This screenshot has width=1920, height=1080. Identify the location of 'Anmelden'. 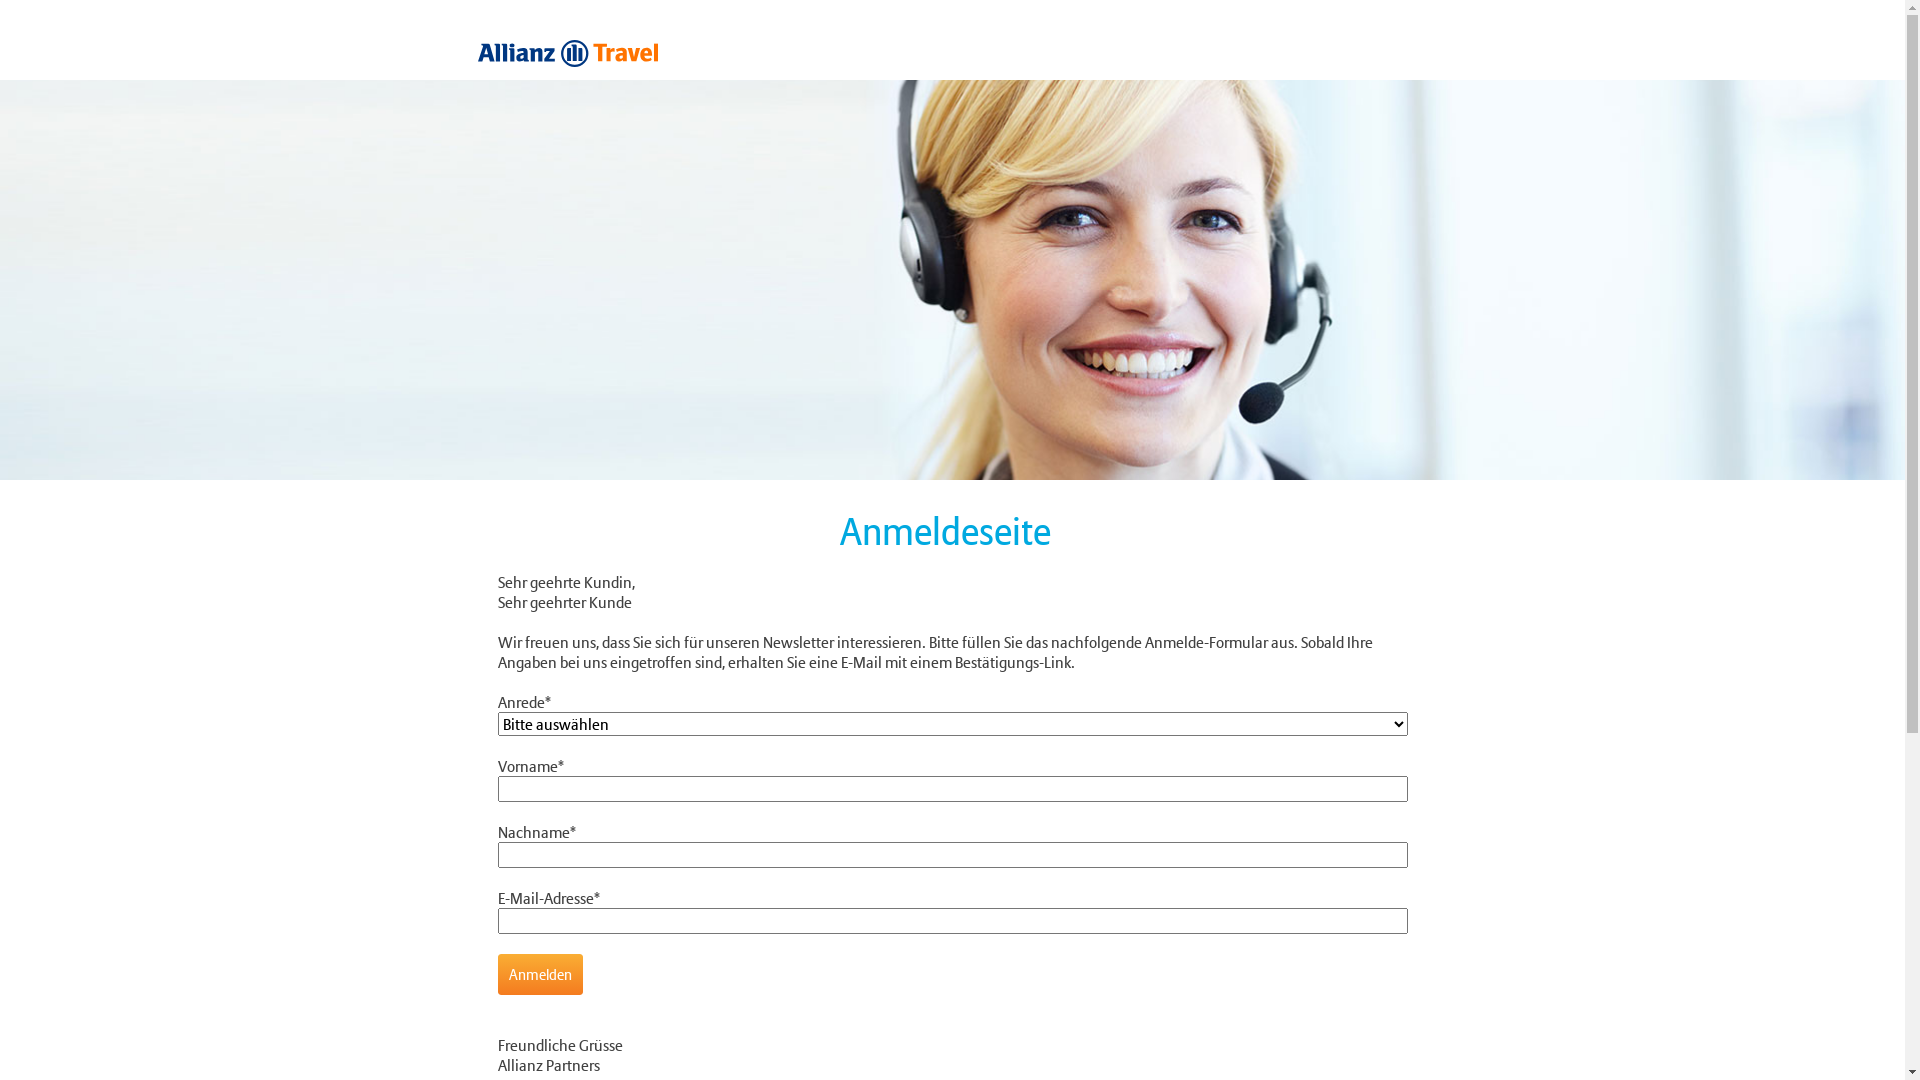
(540, 973).